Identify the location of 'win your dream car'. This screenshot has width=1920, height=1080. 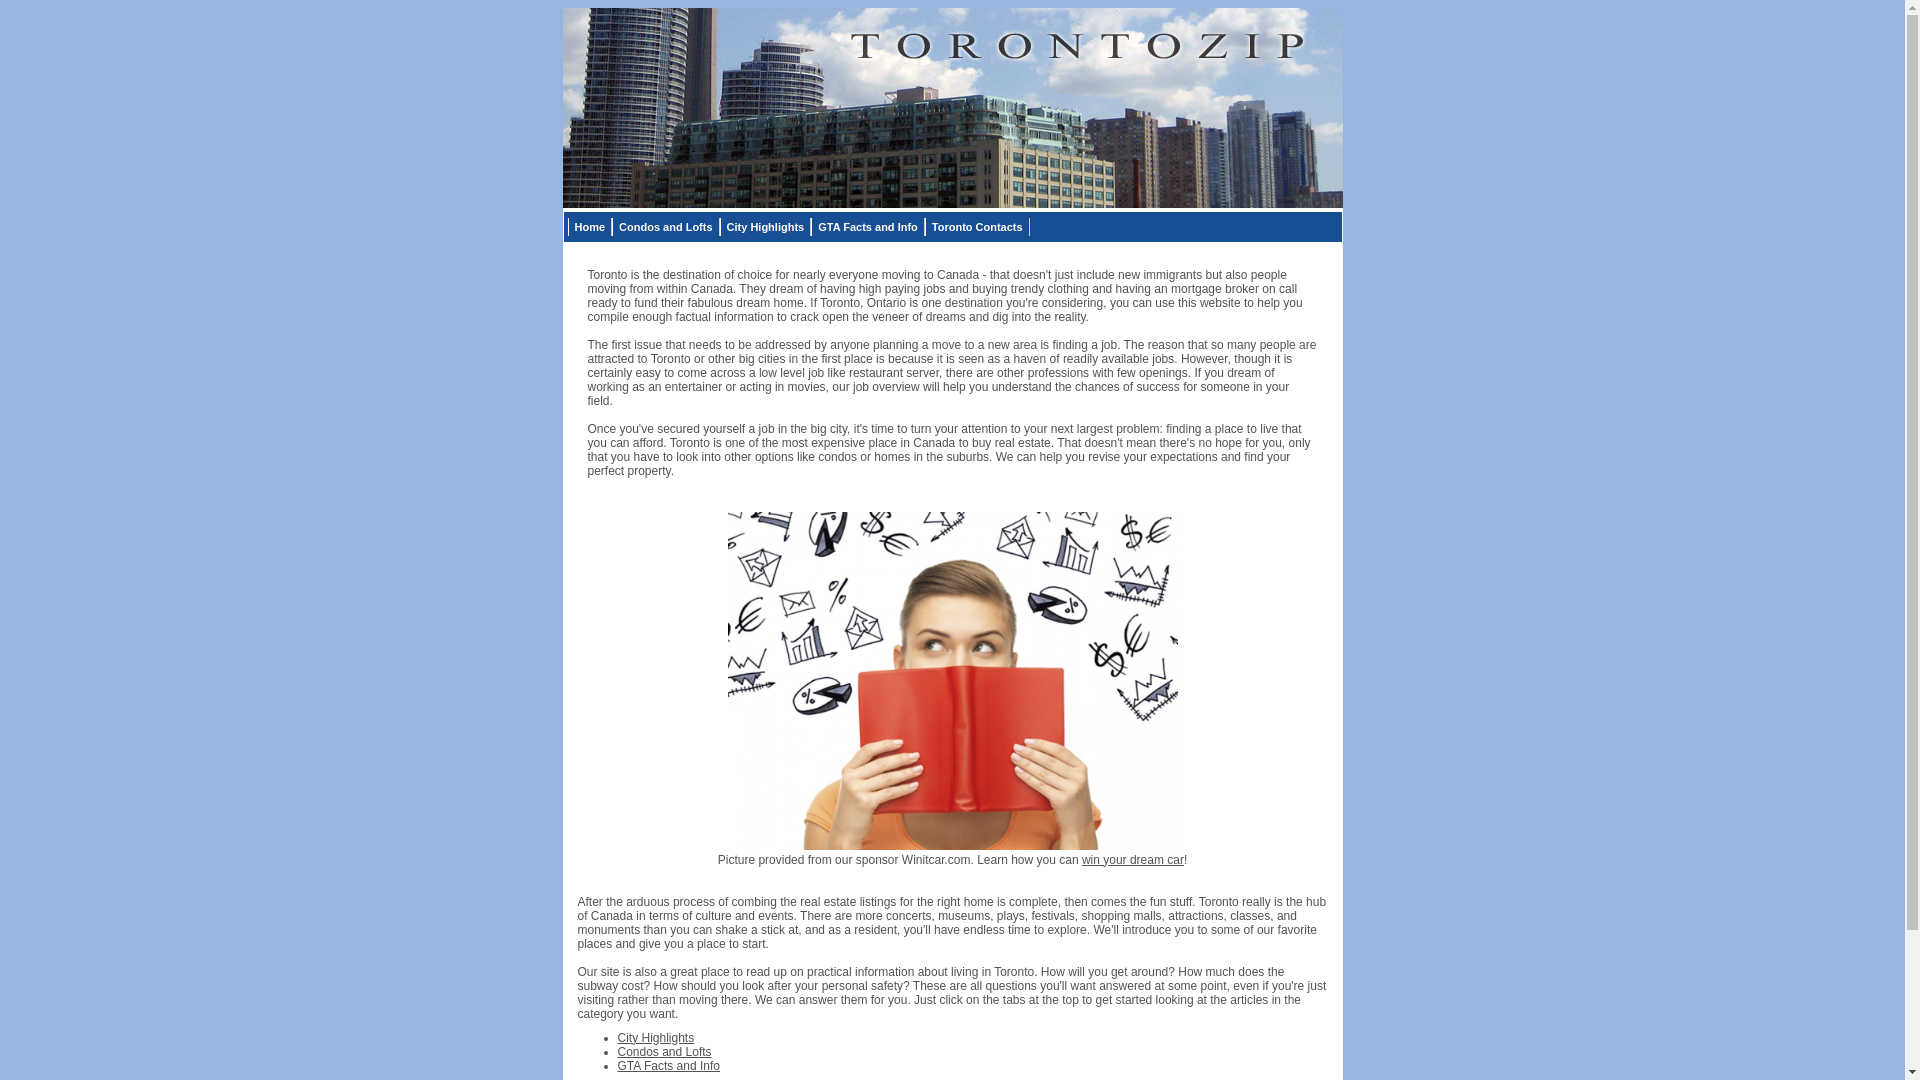
(1132, 858).